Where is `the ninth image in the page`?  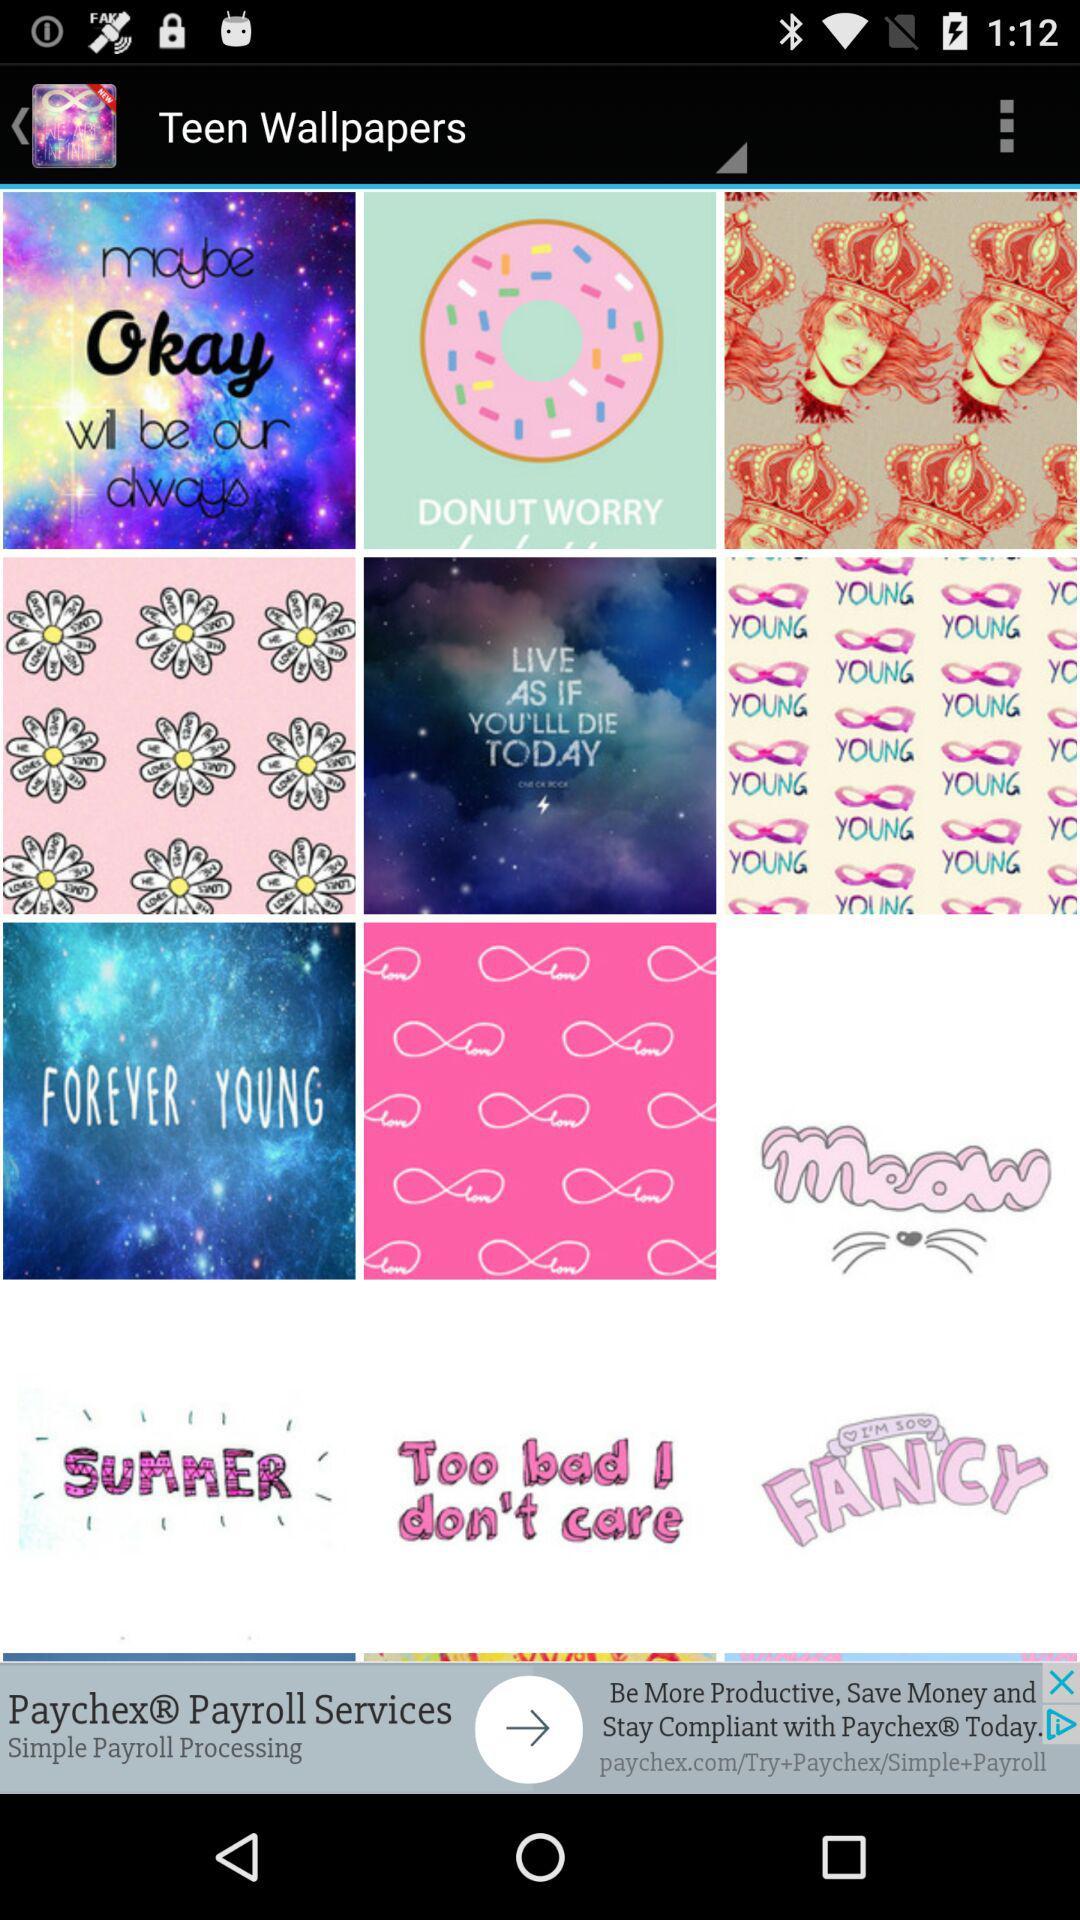 the ninth image in the page is located at coordinates (902, 1100).